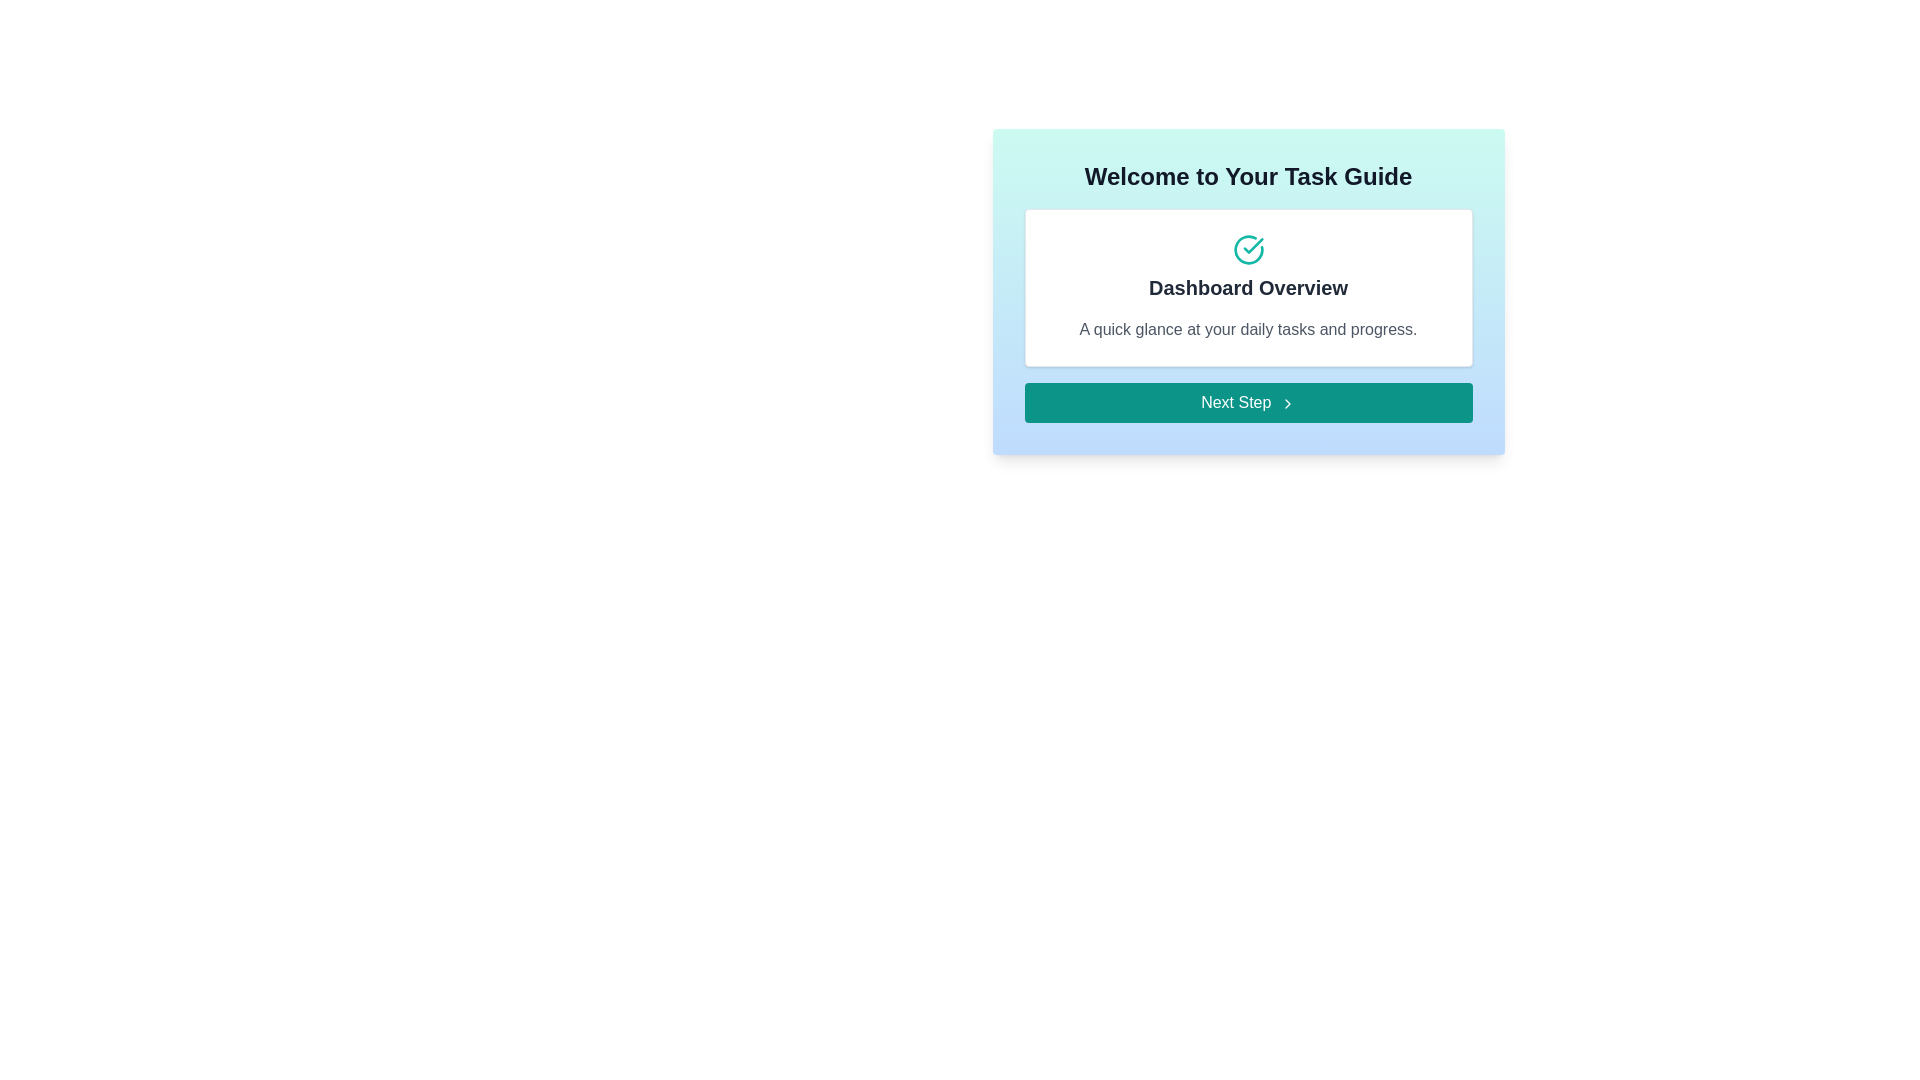  Describe the element at coordinates (1247, 249) in the screenshot. I see `the decorative icon representing a successful operation located above the 'Dashboard Overview' title` at that location.